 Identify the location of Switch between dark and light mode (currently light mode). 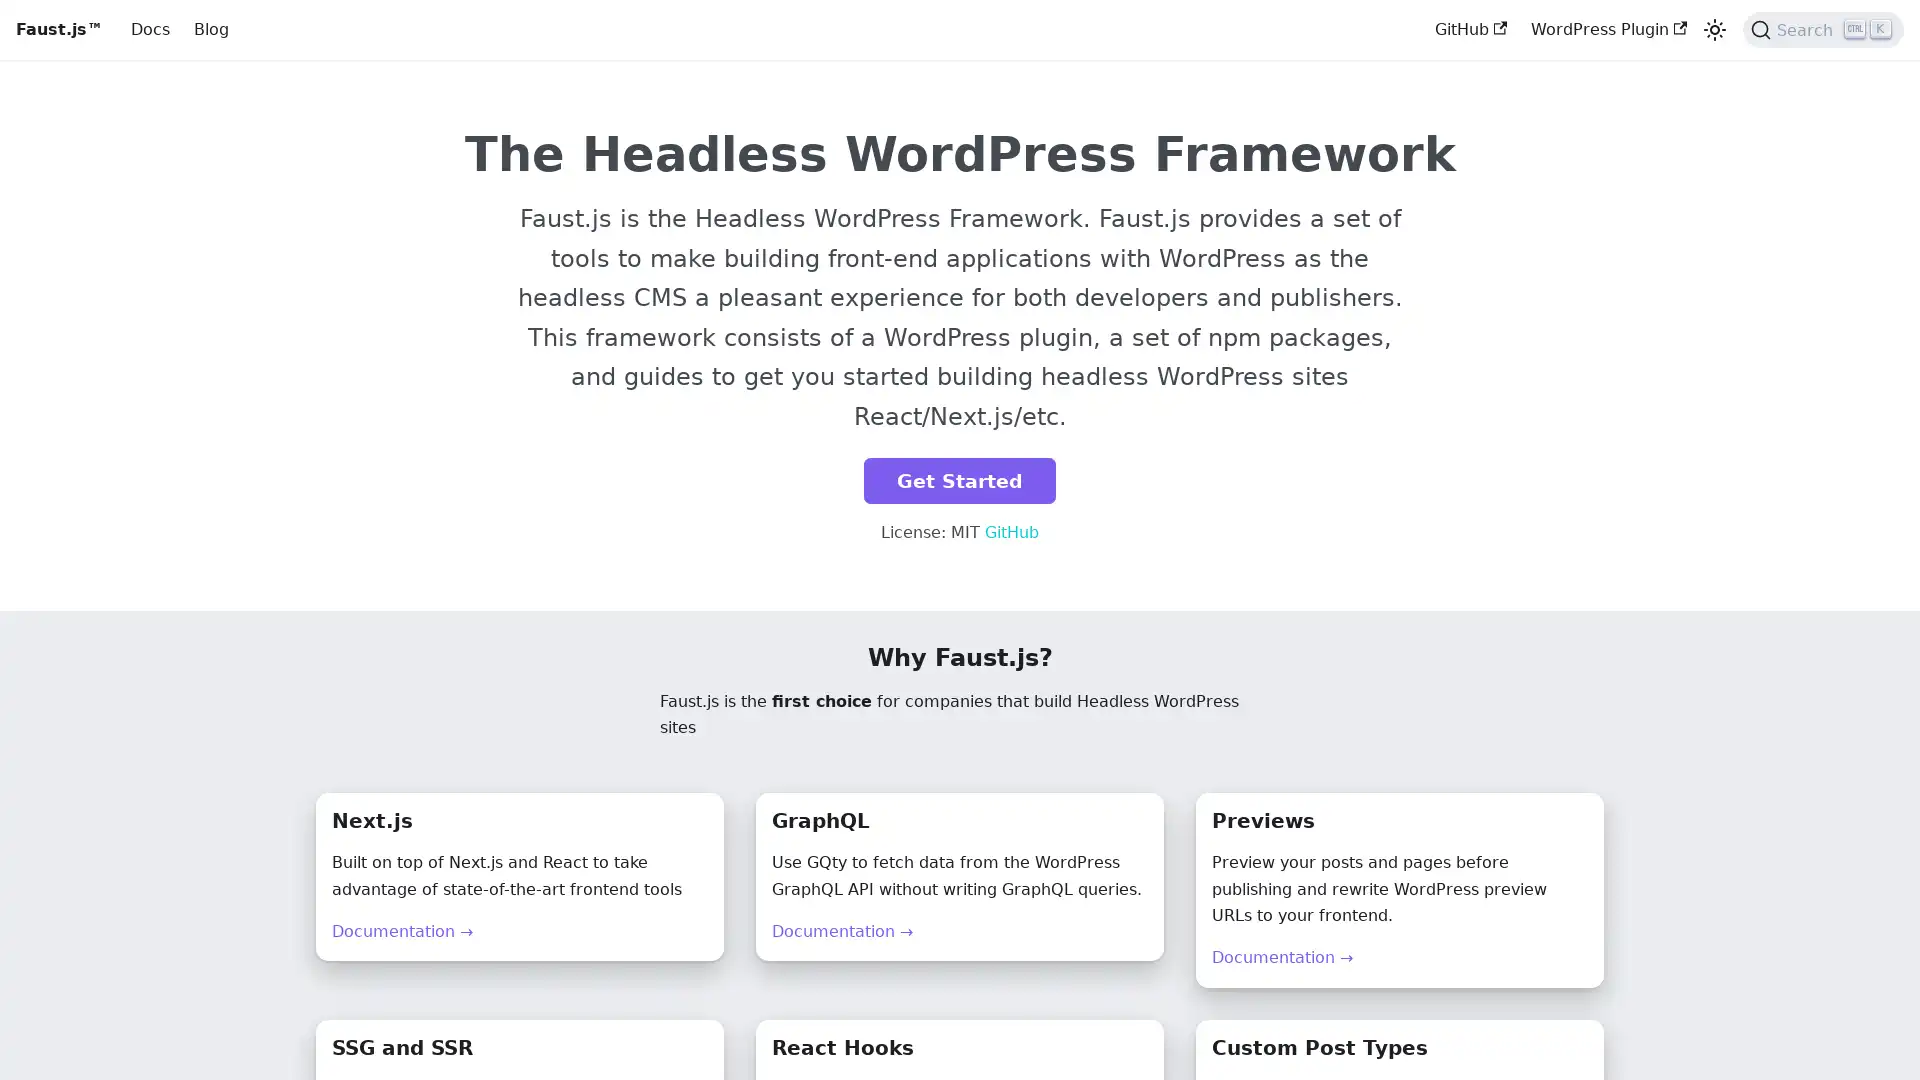
(1713, 30).